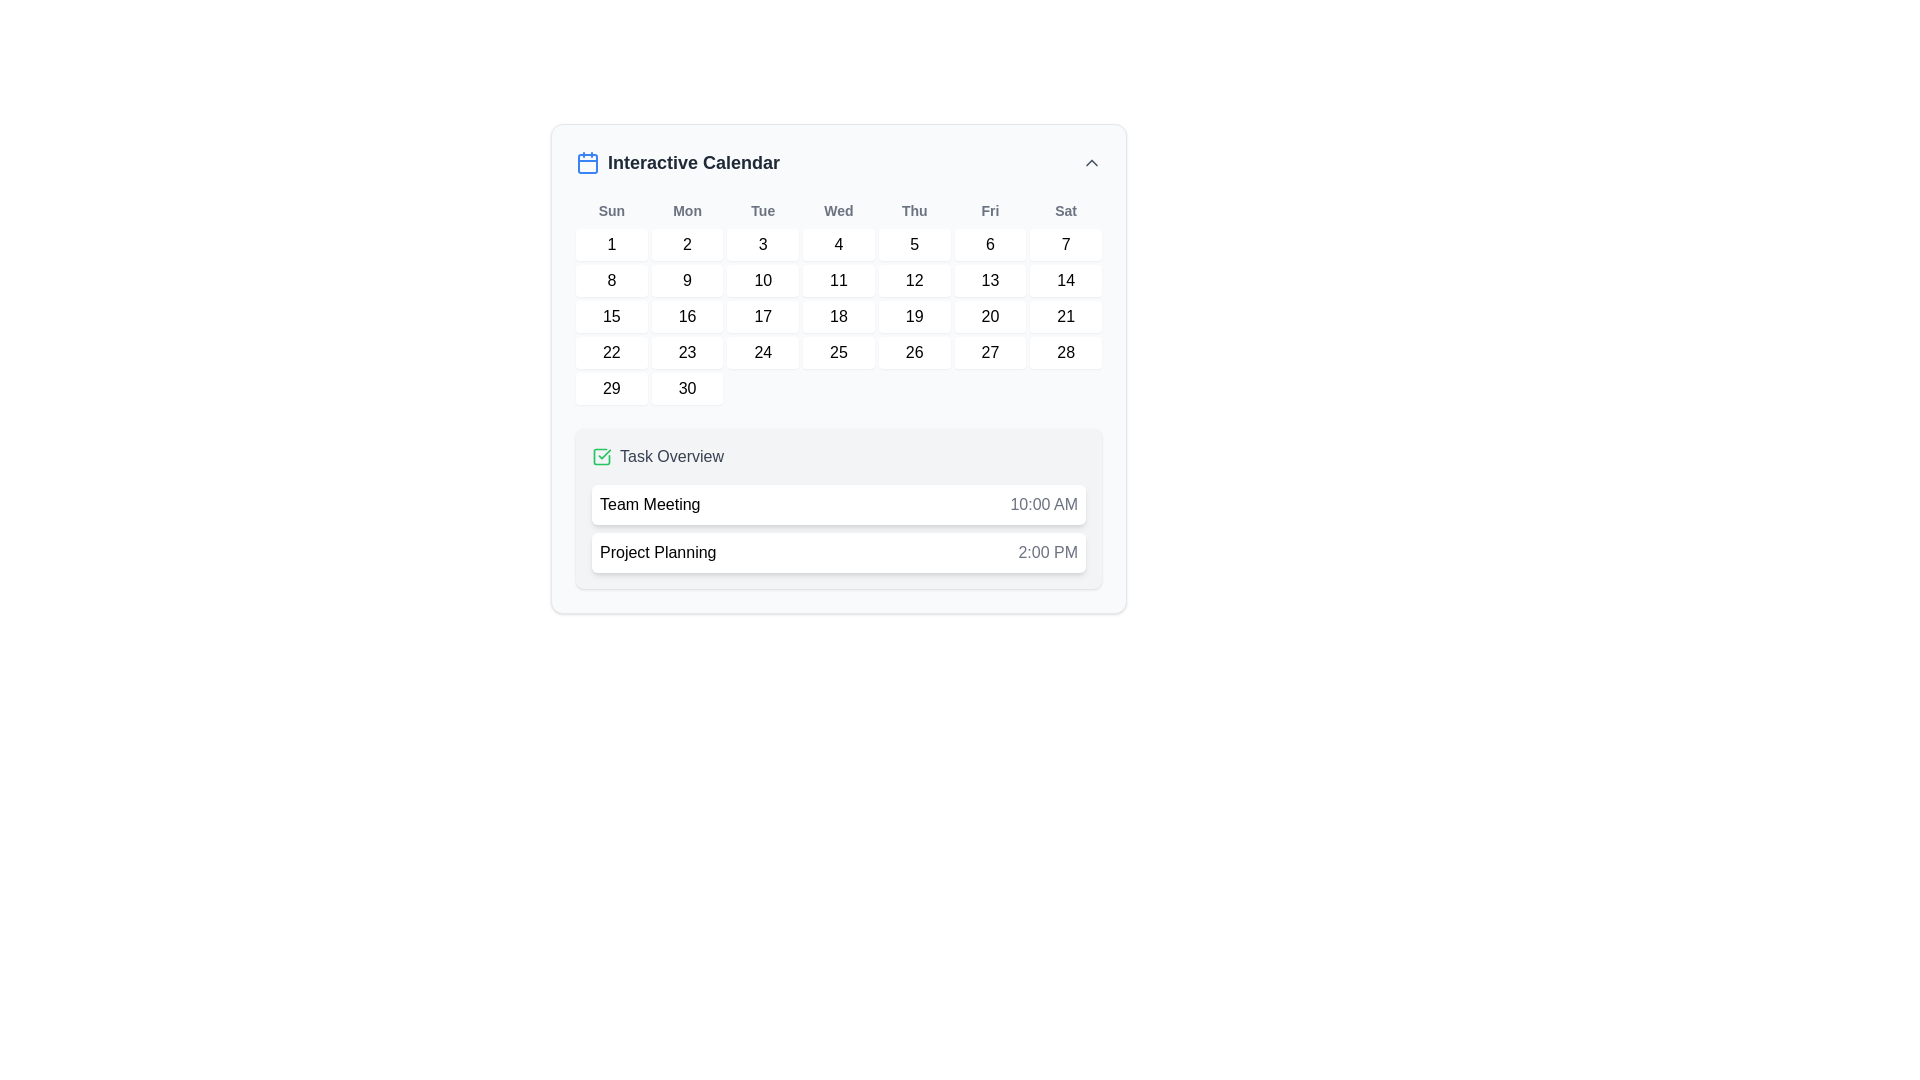 The width and height of the screenshot is (1920, 1080). Describe the element at coordinates (610, 281) in the screenshot. I see `the rounded rectangular button with a white background and the number '8'` at that location.